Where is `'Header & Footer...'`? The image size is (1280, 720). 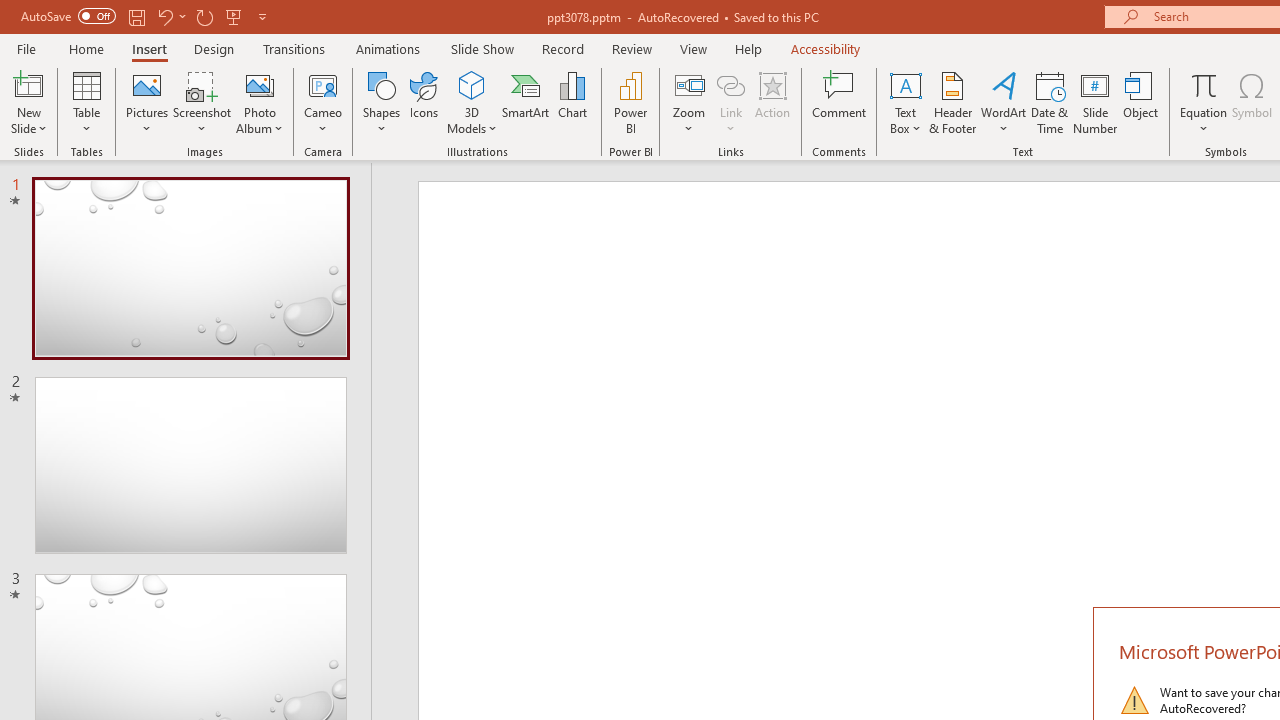
'Header & Footer...' is located at coordinates (951, 103).